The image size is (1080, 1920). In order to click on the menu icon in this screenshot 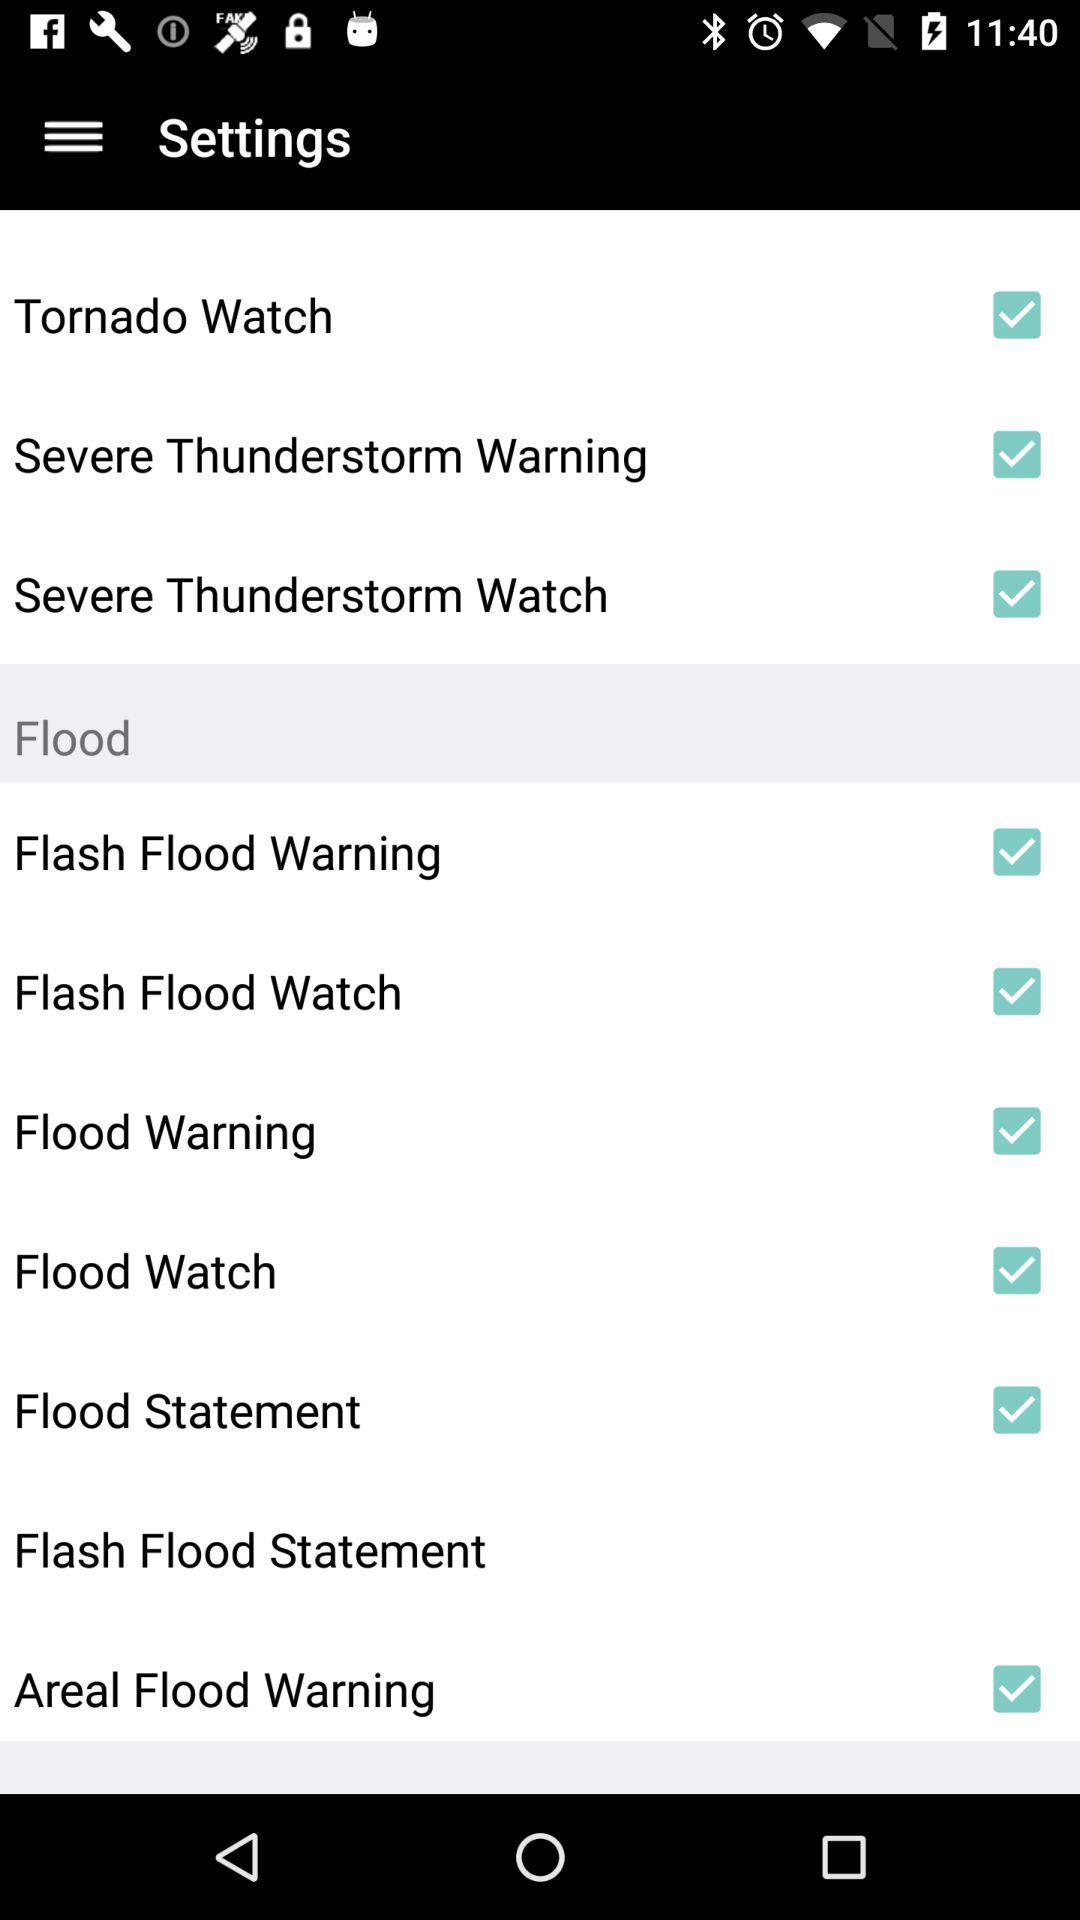, I will do `click(72, 135)`.